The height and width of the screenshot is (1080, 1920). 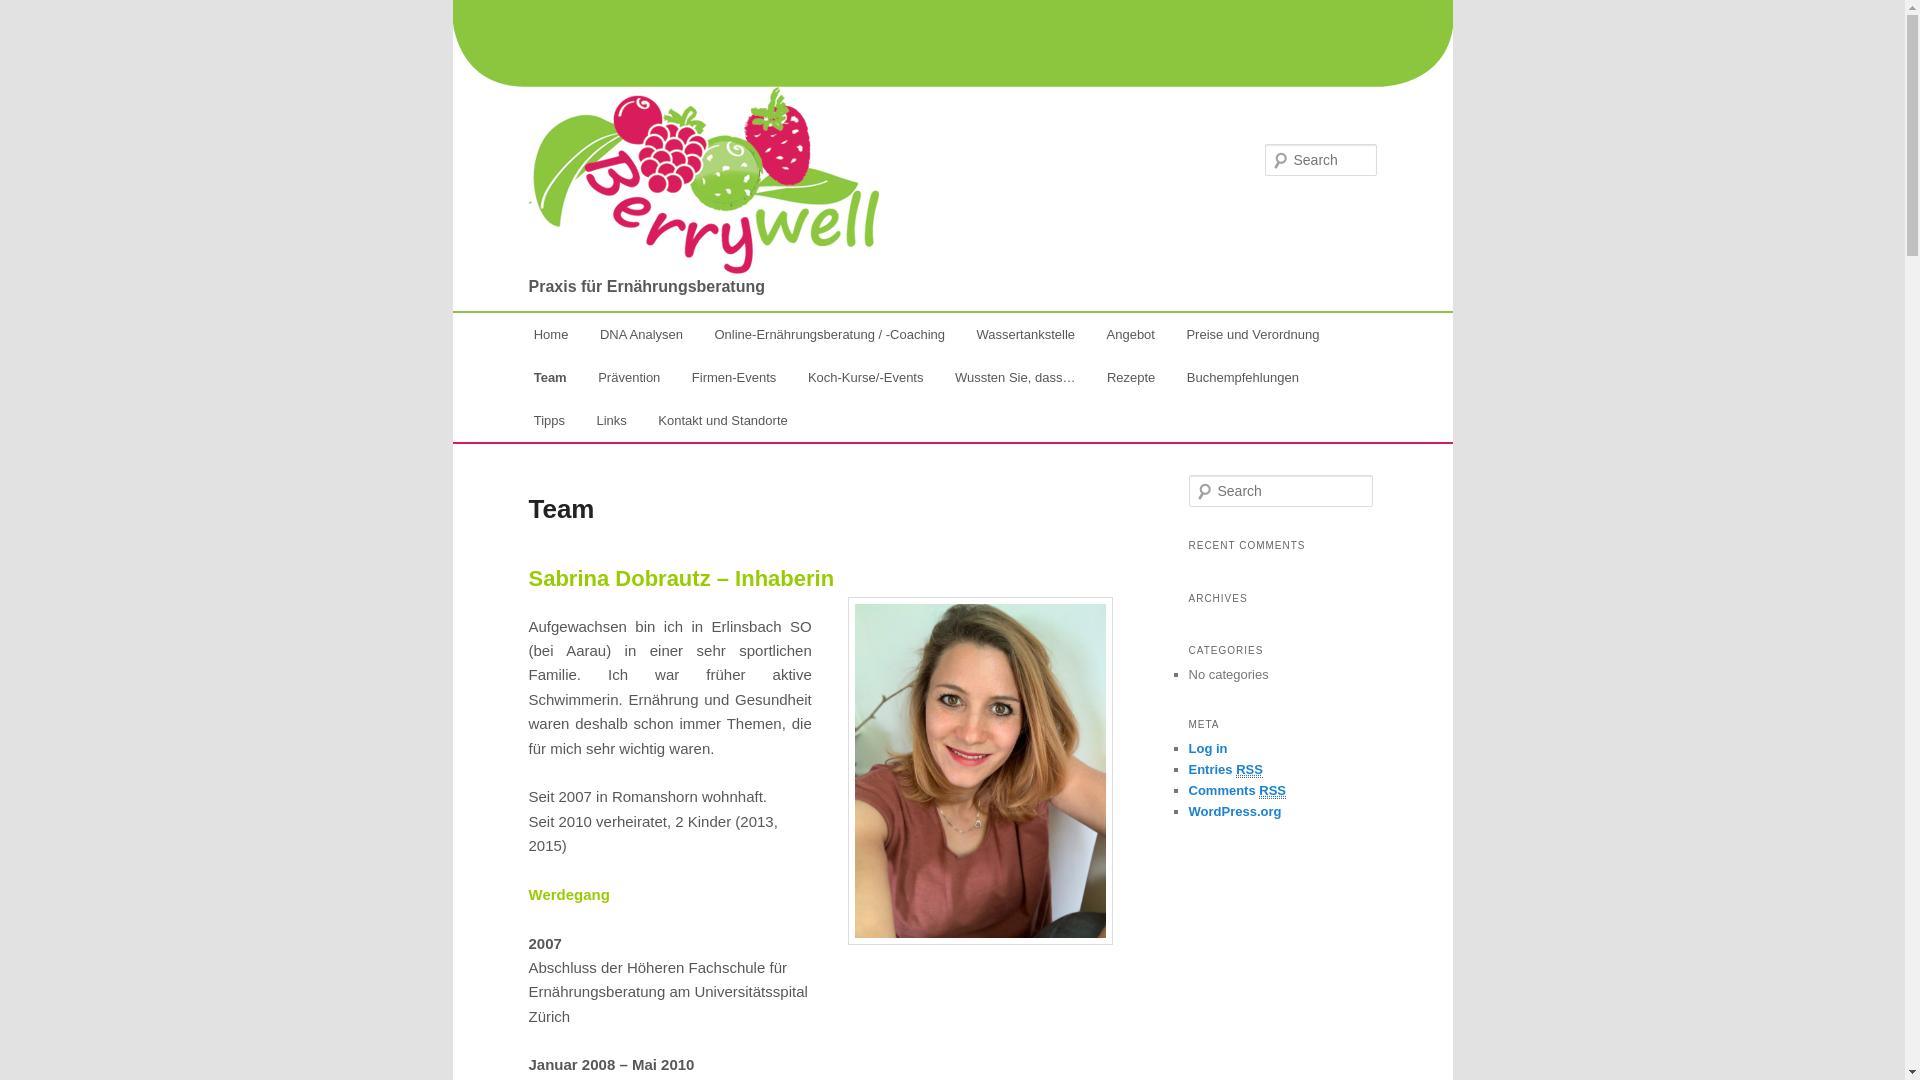 What do you see at coordinates (1251, 332) in the screenshot?
I see `'Preise und Verordnung'` at bounding box center [1251, 332].